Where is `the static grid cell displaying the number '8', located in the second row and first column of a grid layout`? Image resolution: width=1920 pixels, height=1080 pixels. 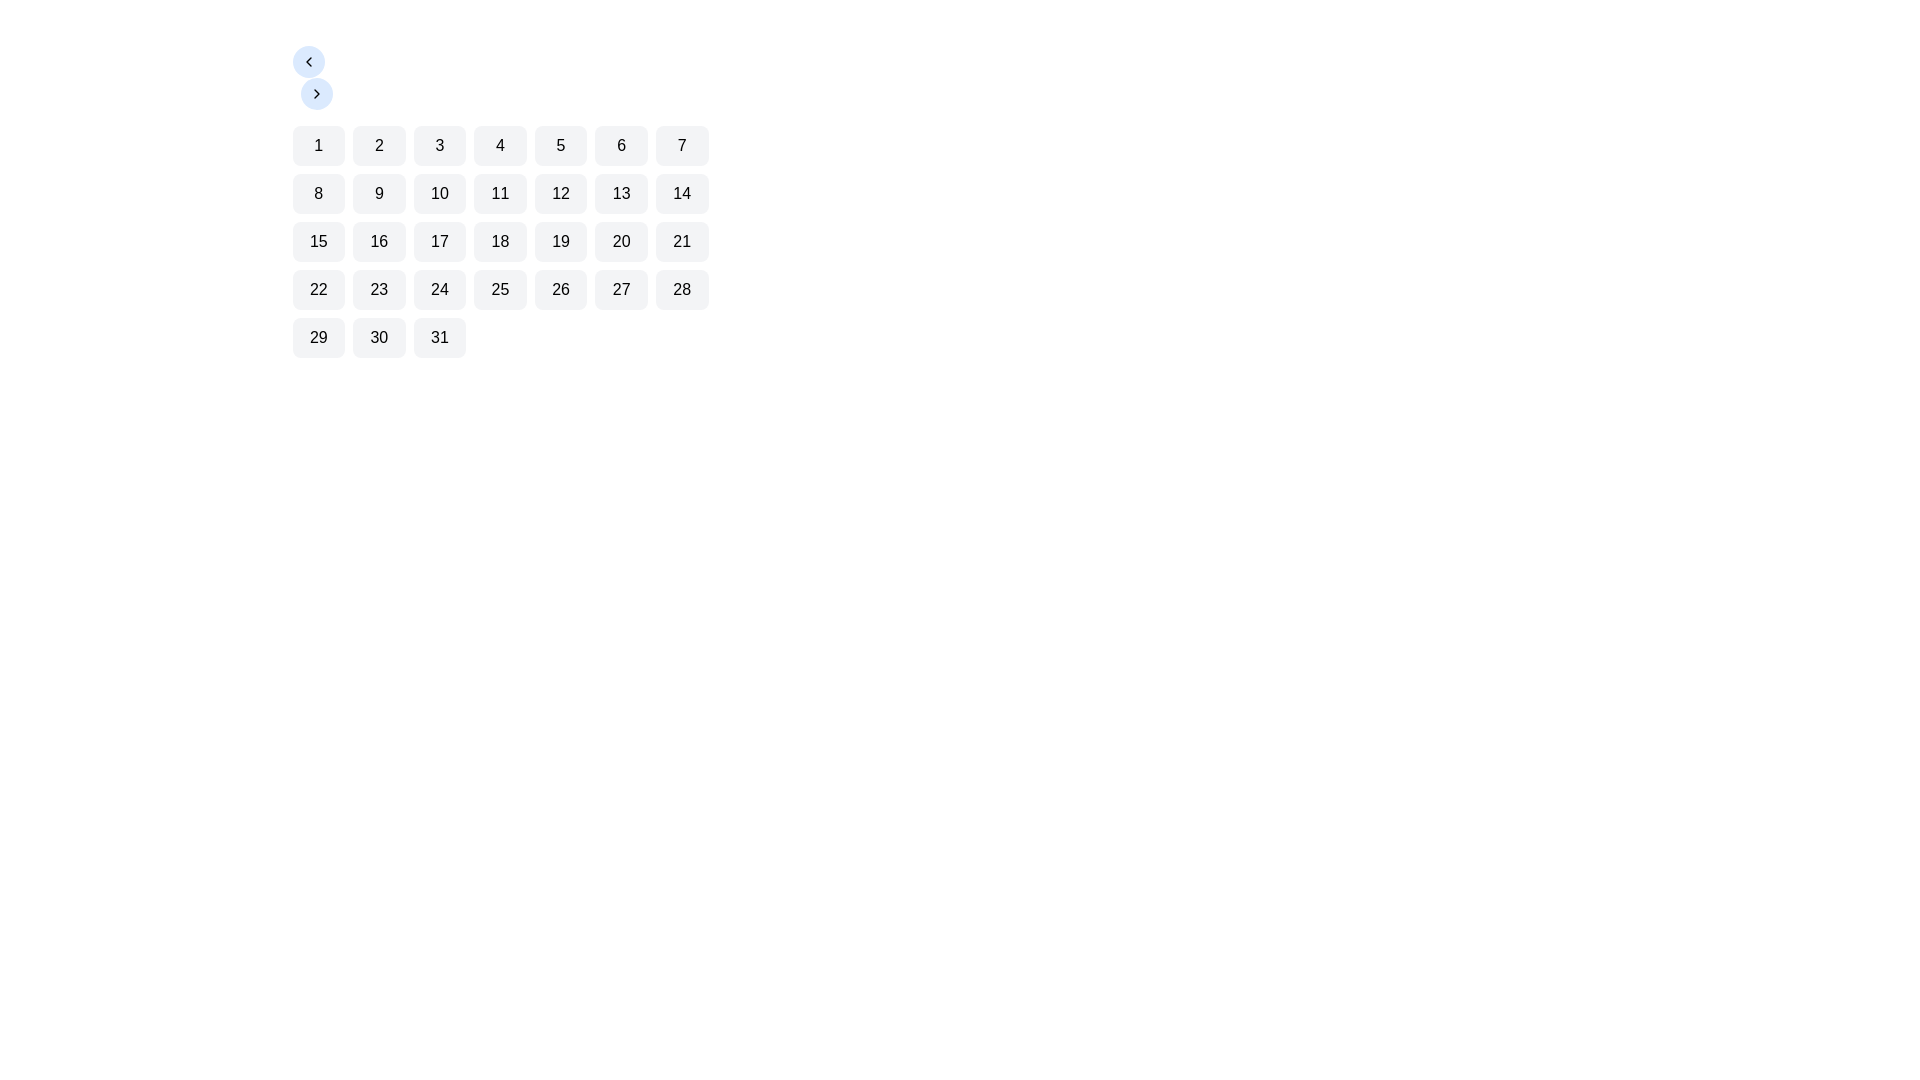 the static grid cell displaying the number '8', located in the second row and first column of a grid layout is located at coordinates (317, 193).